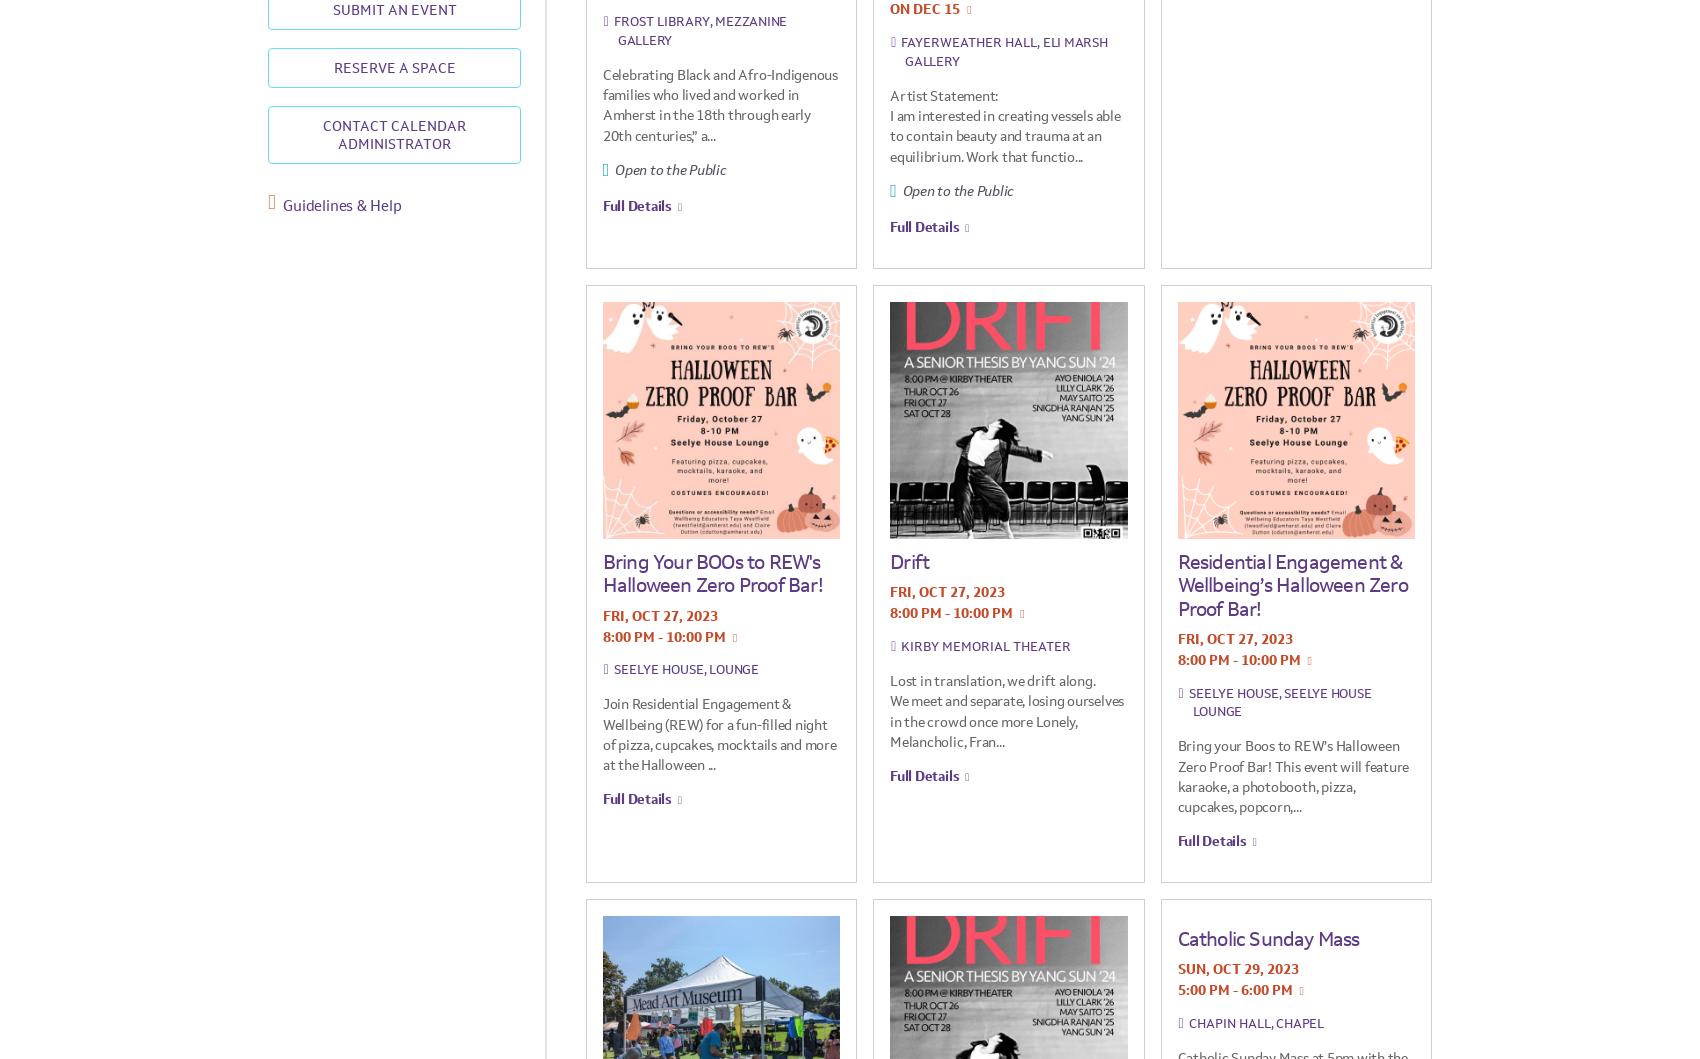 The image size is (1700, 1059). Describe the element at coordinates (1296, 1021) in the screenshot. I see `', Chapel'` at that location.